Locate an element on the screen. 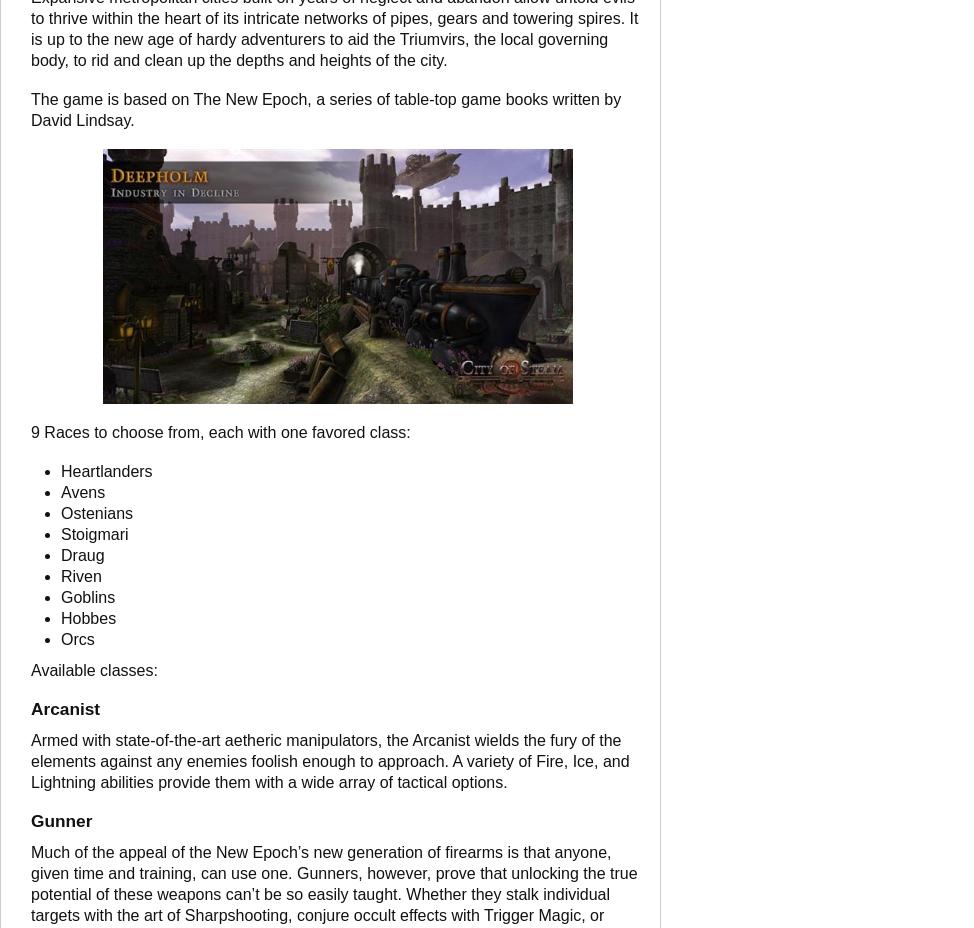  'Draug' is located at coordinates (60, 554).